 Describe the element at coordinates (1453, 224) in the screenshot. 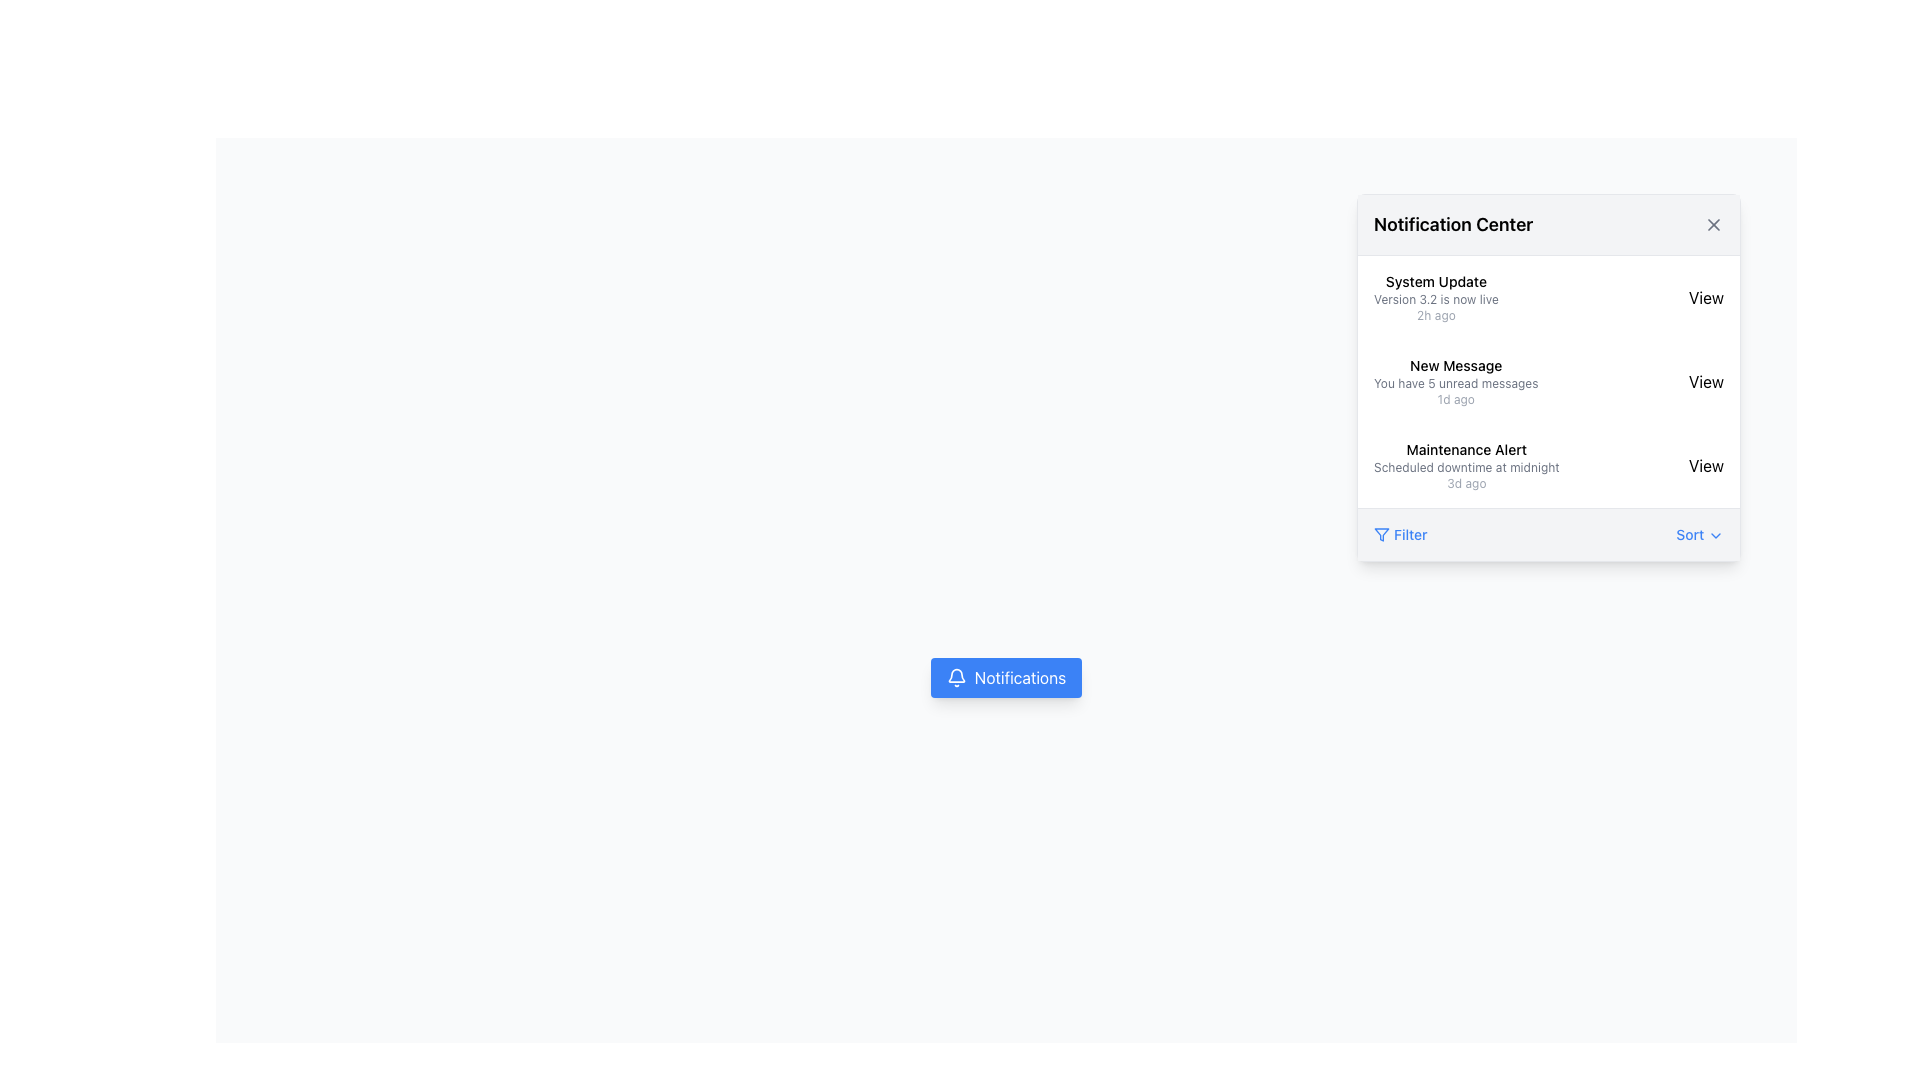

I see `the 'Notification Center' text label displayed in bold at the top of the notification panel` at that location.